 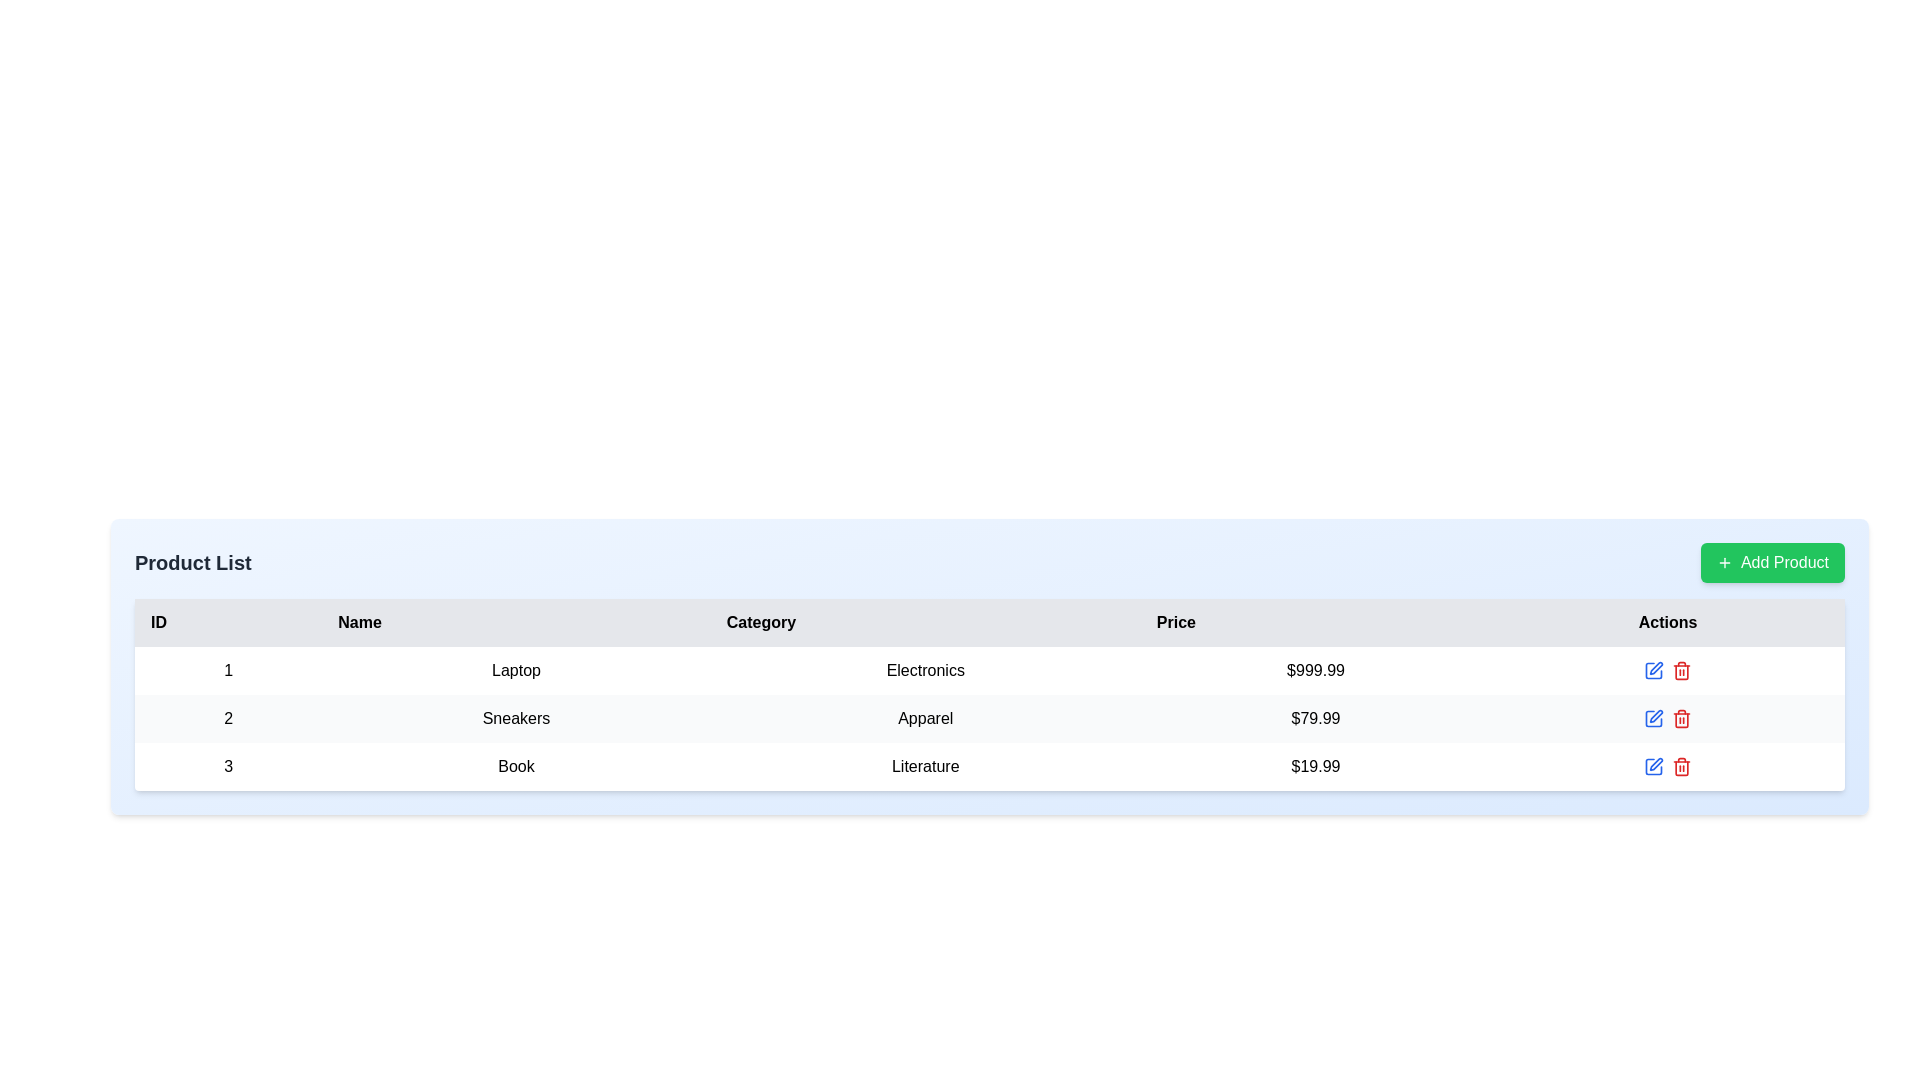 What do you see at coordinates (1315, 717) in the screenshot?
I see `the price text for the product 'Sneakers' located in the fourth column of the second row in the 'Price' column of the table` at bounding box center [1315, 717].